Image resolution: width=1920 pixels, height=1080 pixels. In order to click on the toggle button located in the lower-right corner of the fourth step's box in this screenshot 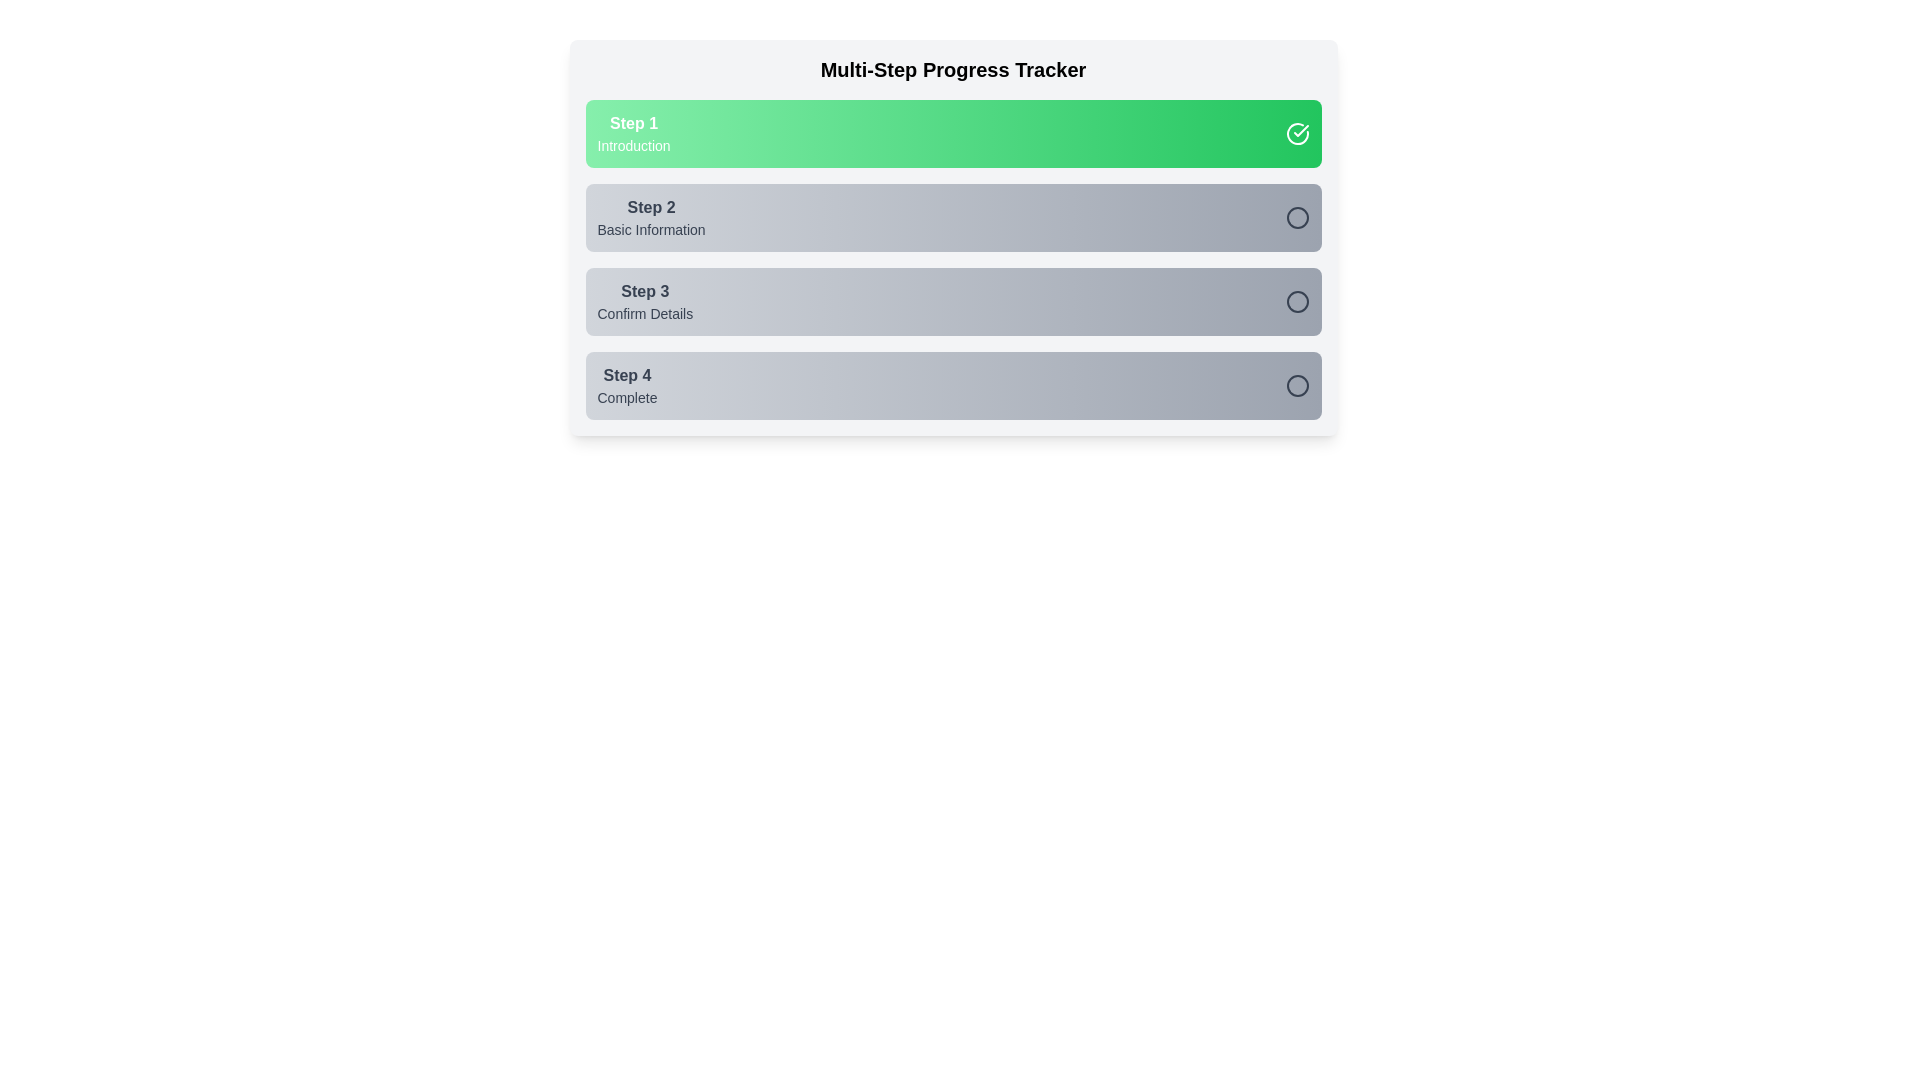, I will do `click(1297, 385)`.